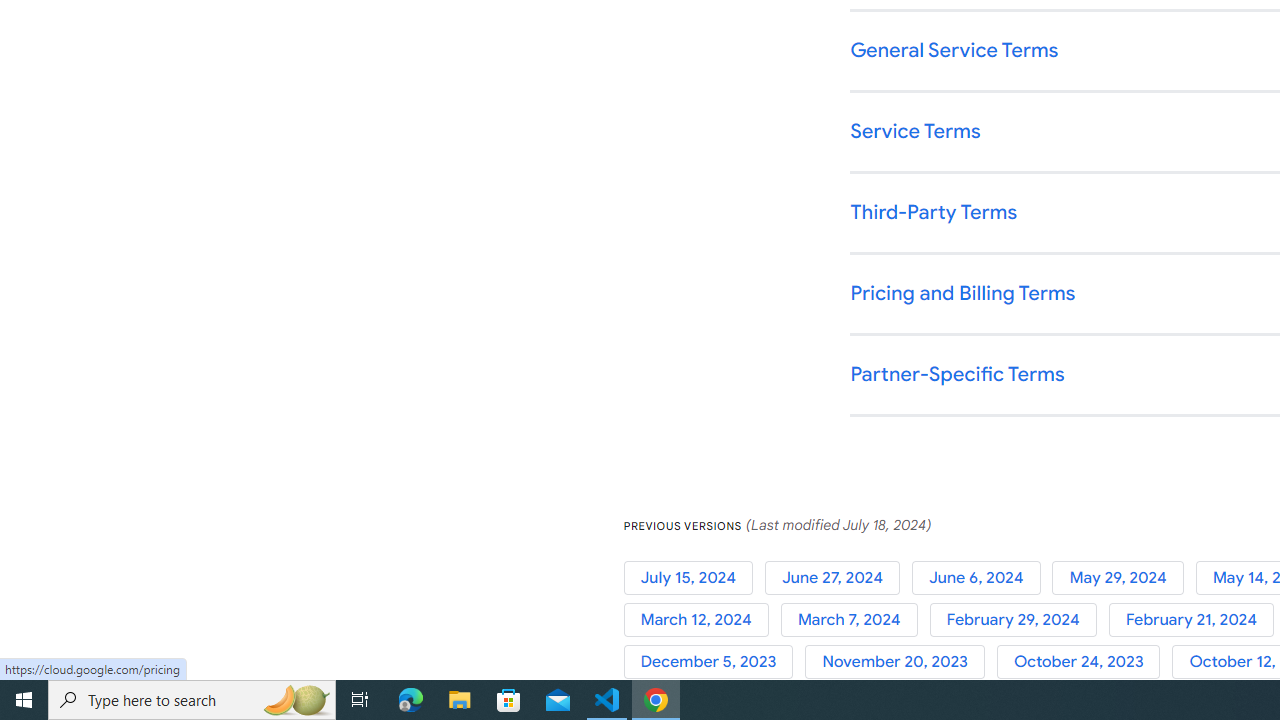 This screenshot has width=1280, height=720. Describe the element at coordinates (1018, 619) in the screenshot. I see `'February 29, 2024'` at that location.